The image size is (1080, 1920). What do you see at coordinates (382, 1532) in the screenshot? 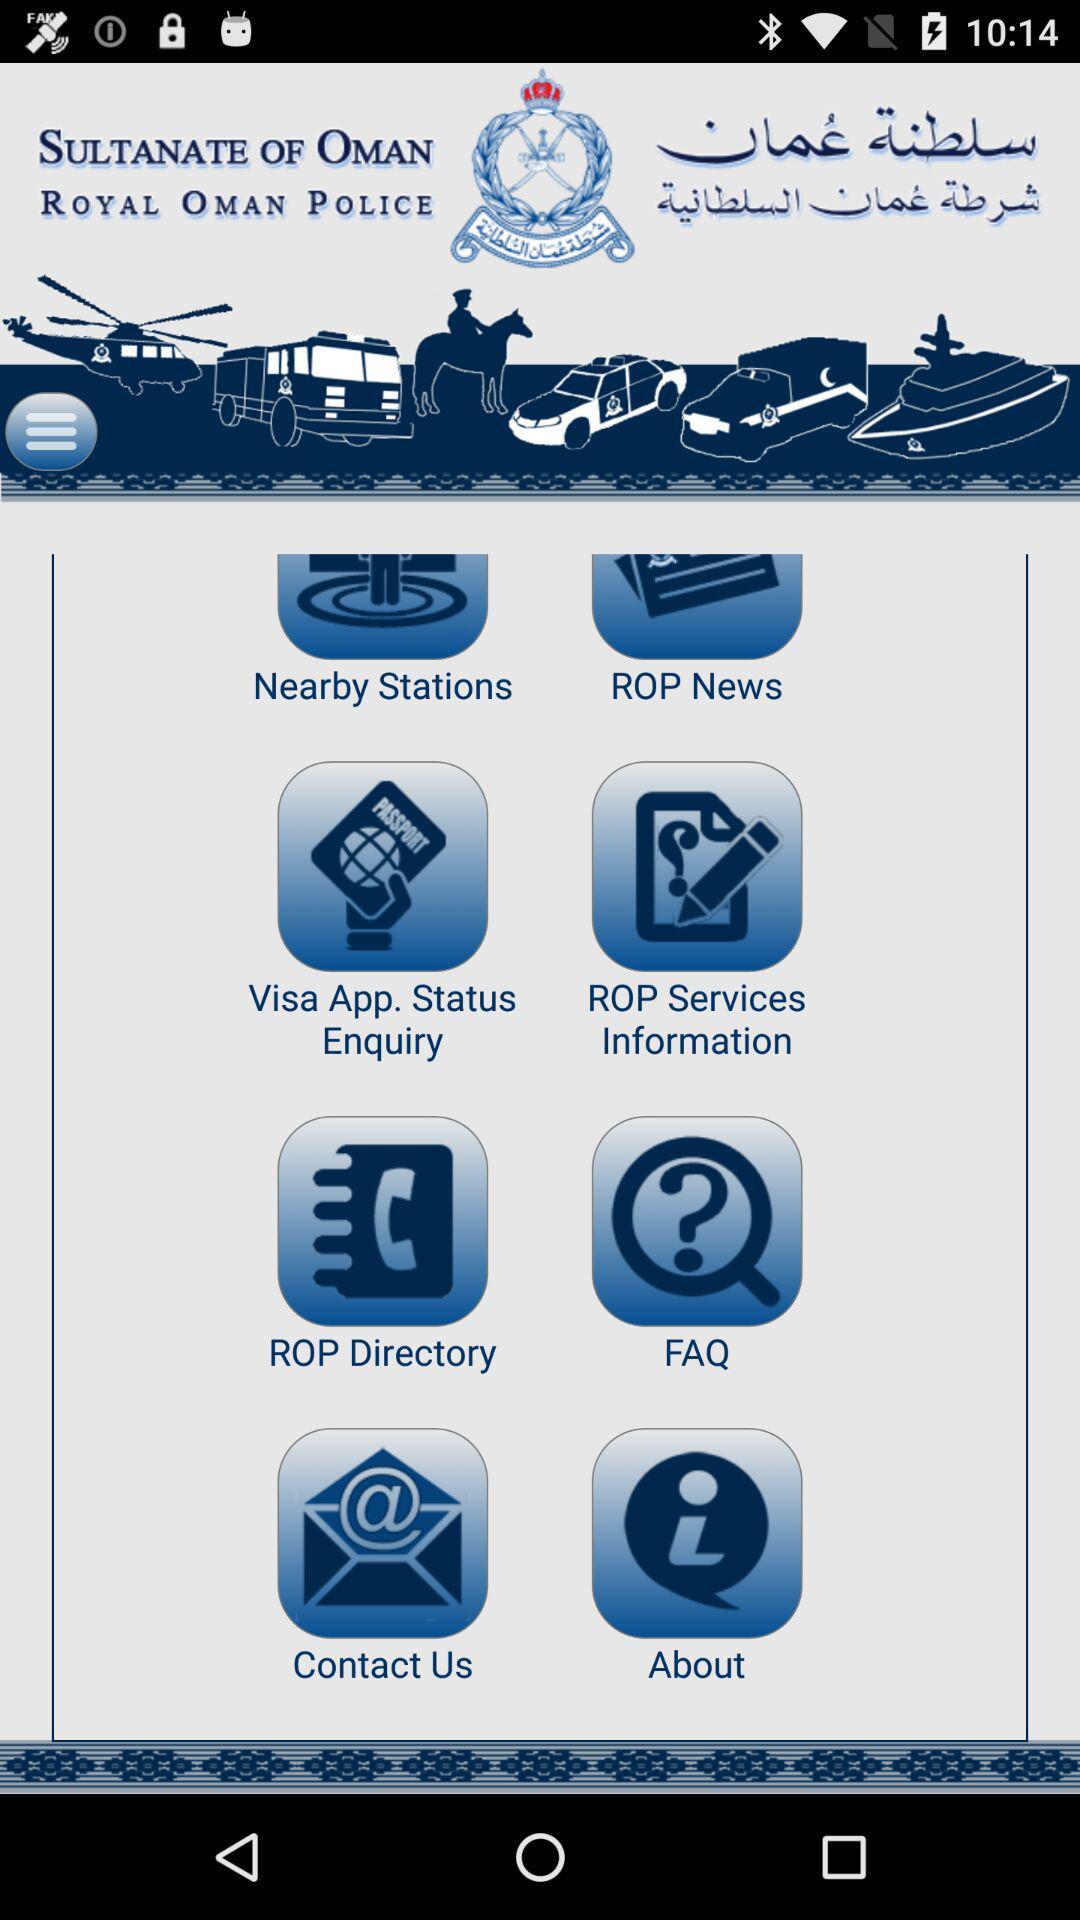
I see `app above contact us` at bounding box center [382, 1532].